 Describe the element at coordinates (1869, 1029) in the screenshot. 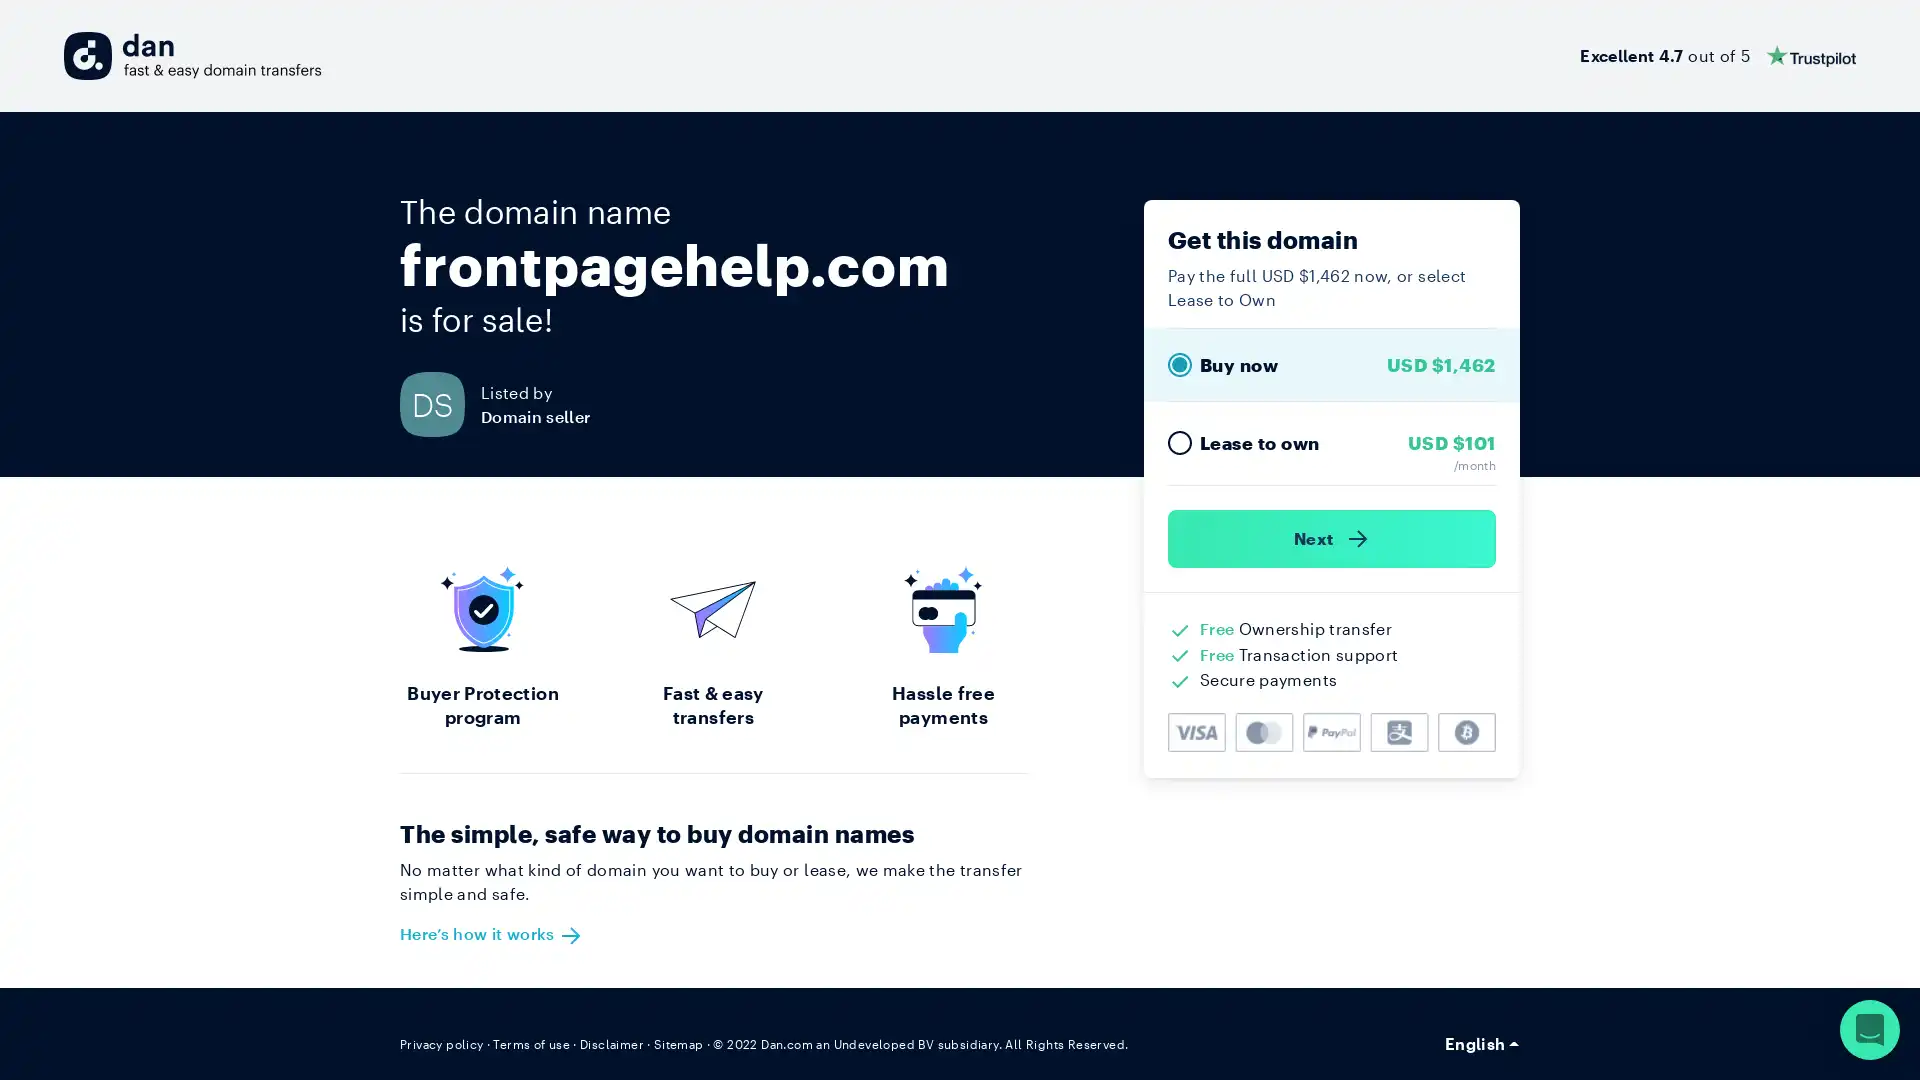

I see `Open Intercom Messenger` at that location.